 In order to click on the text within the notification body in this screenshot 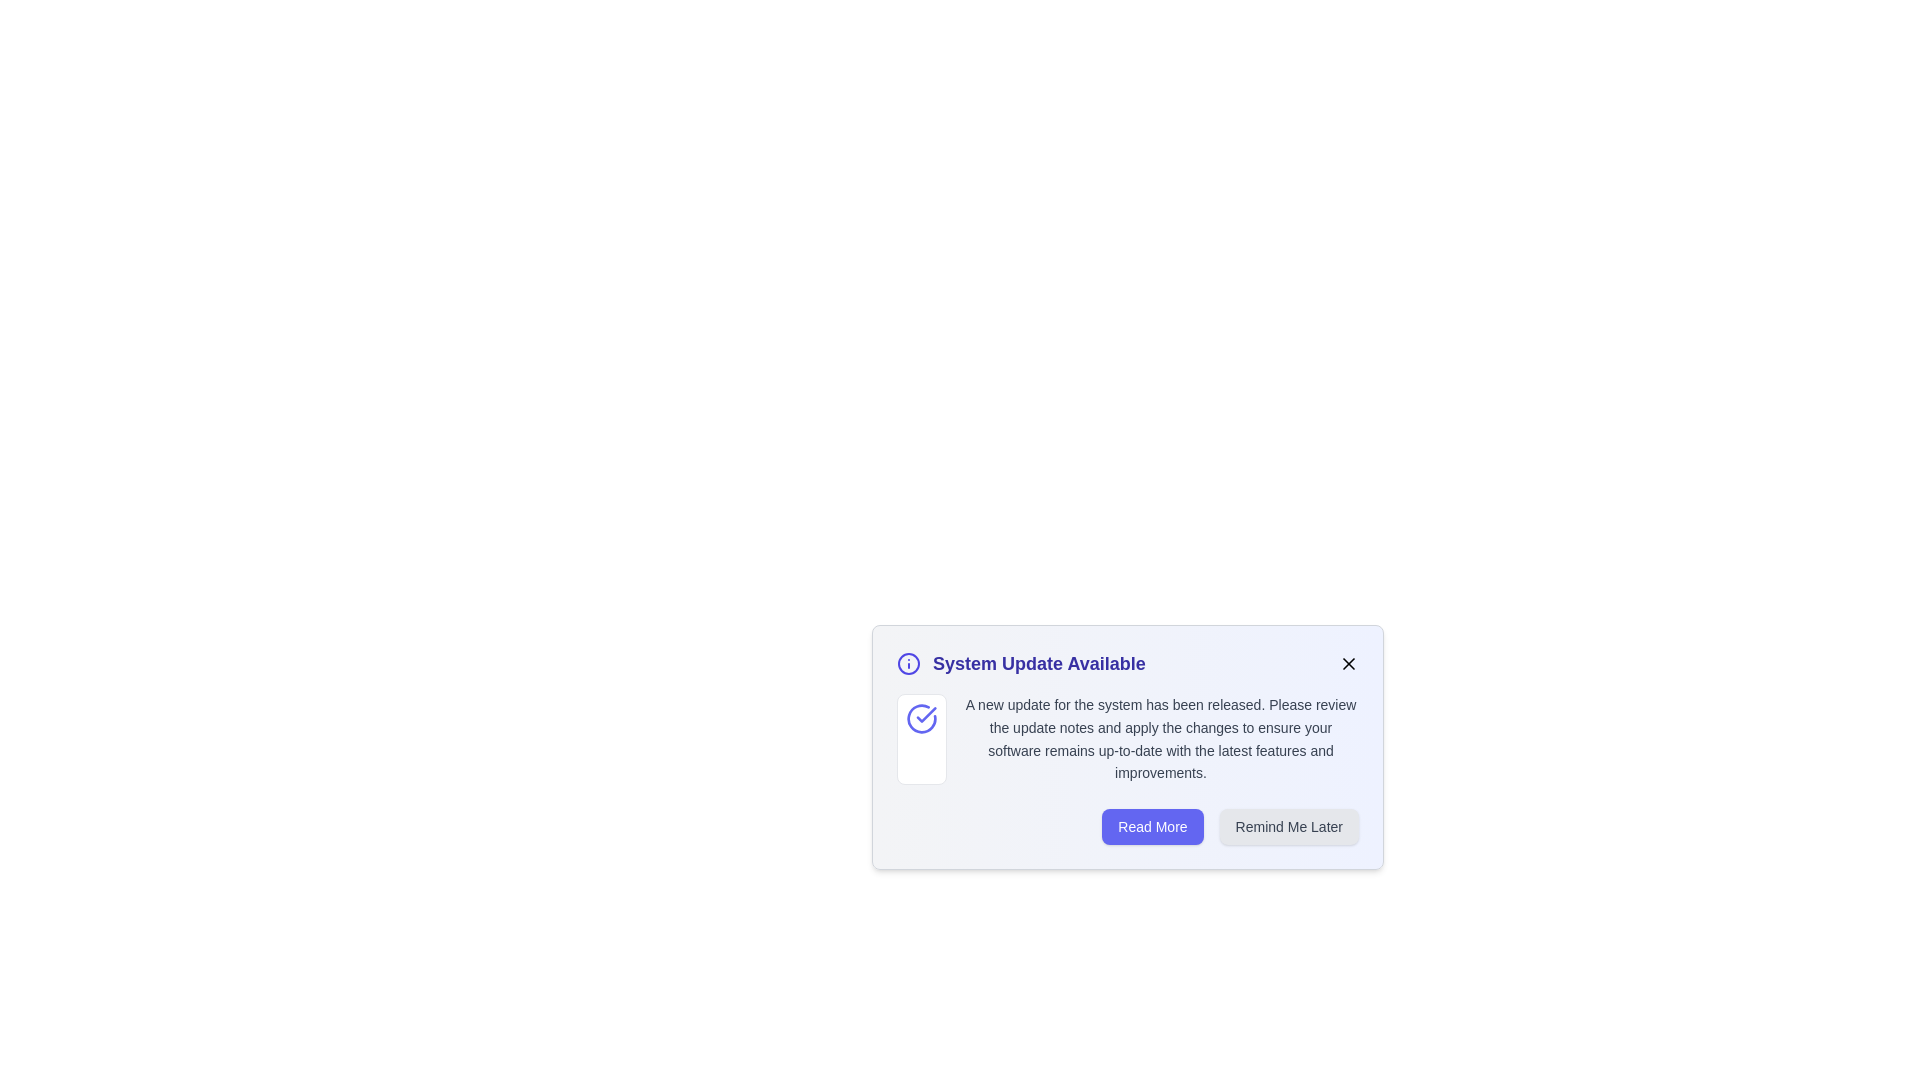, I will do `click(963, 693)`.